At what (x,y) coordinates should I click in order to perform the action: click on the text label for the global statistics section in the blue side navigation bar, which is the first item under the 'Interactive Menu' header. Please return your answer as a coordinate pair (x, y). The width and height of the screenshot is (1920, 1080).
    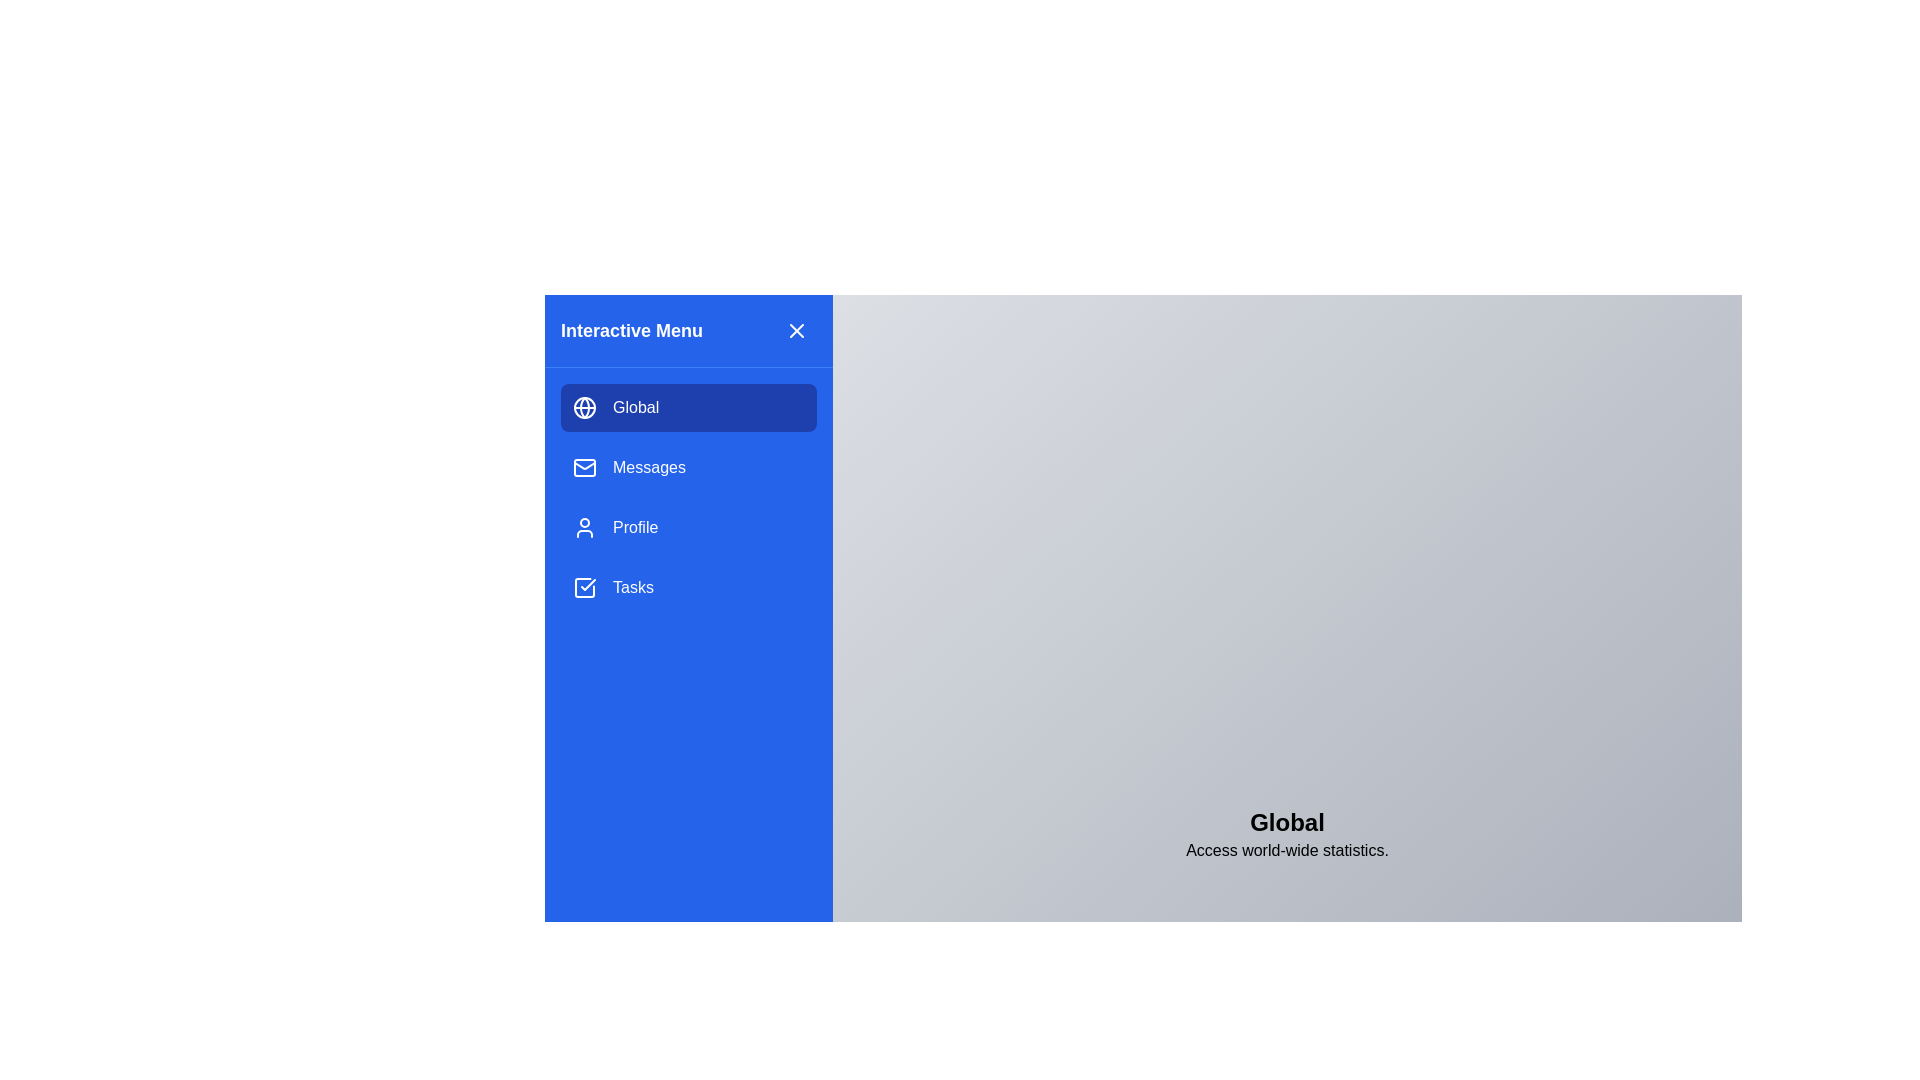
    Looking at the image, I should click on (635, 407).